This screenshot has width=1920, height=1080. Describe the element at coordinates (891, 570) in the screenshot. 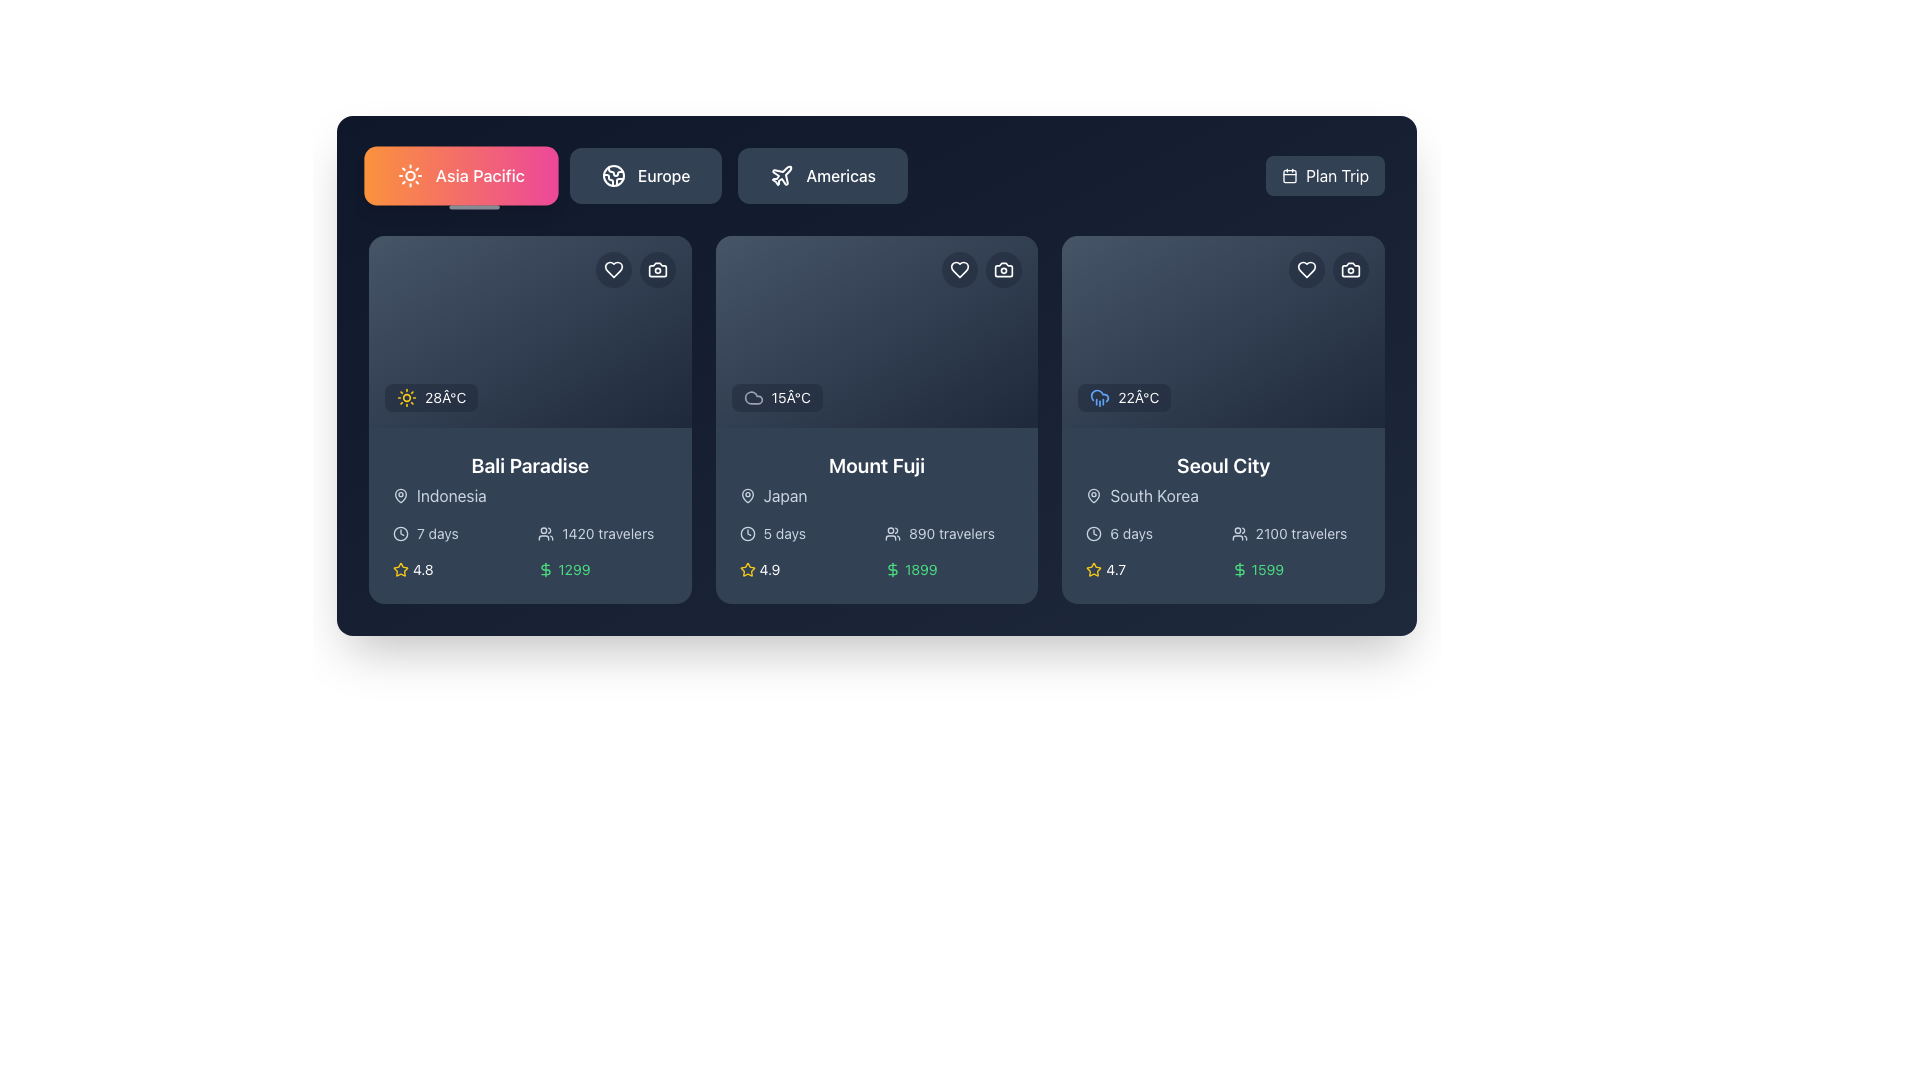

I see `the dollar sign icon located to the left of the numeric text '1899' inside the 'Mount Fuji' card, which is the second card from the left in the travel destination series` at that location.